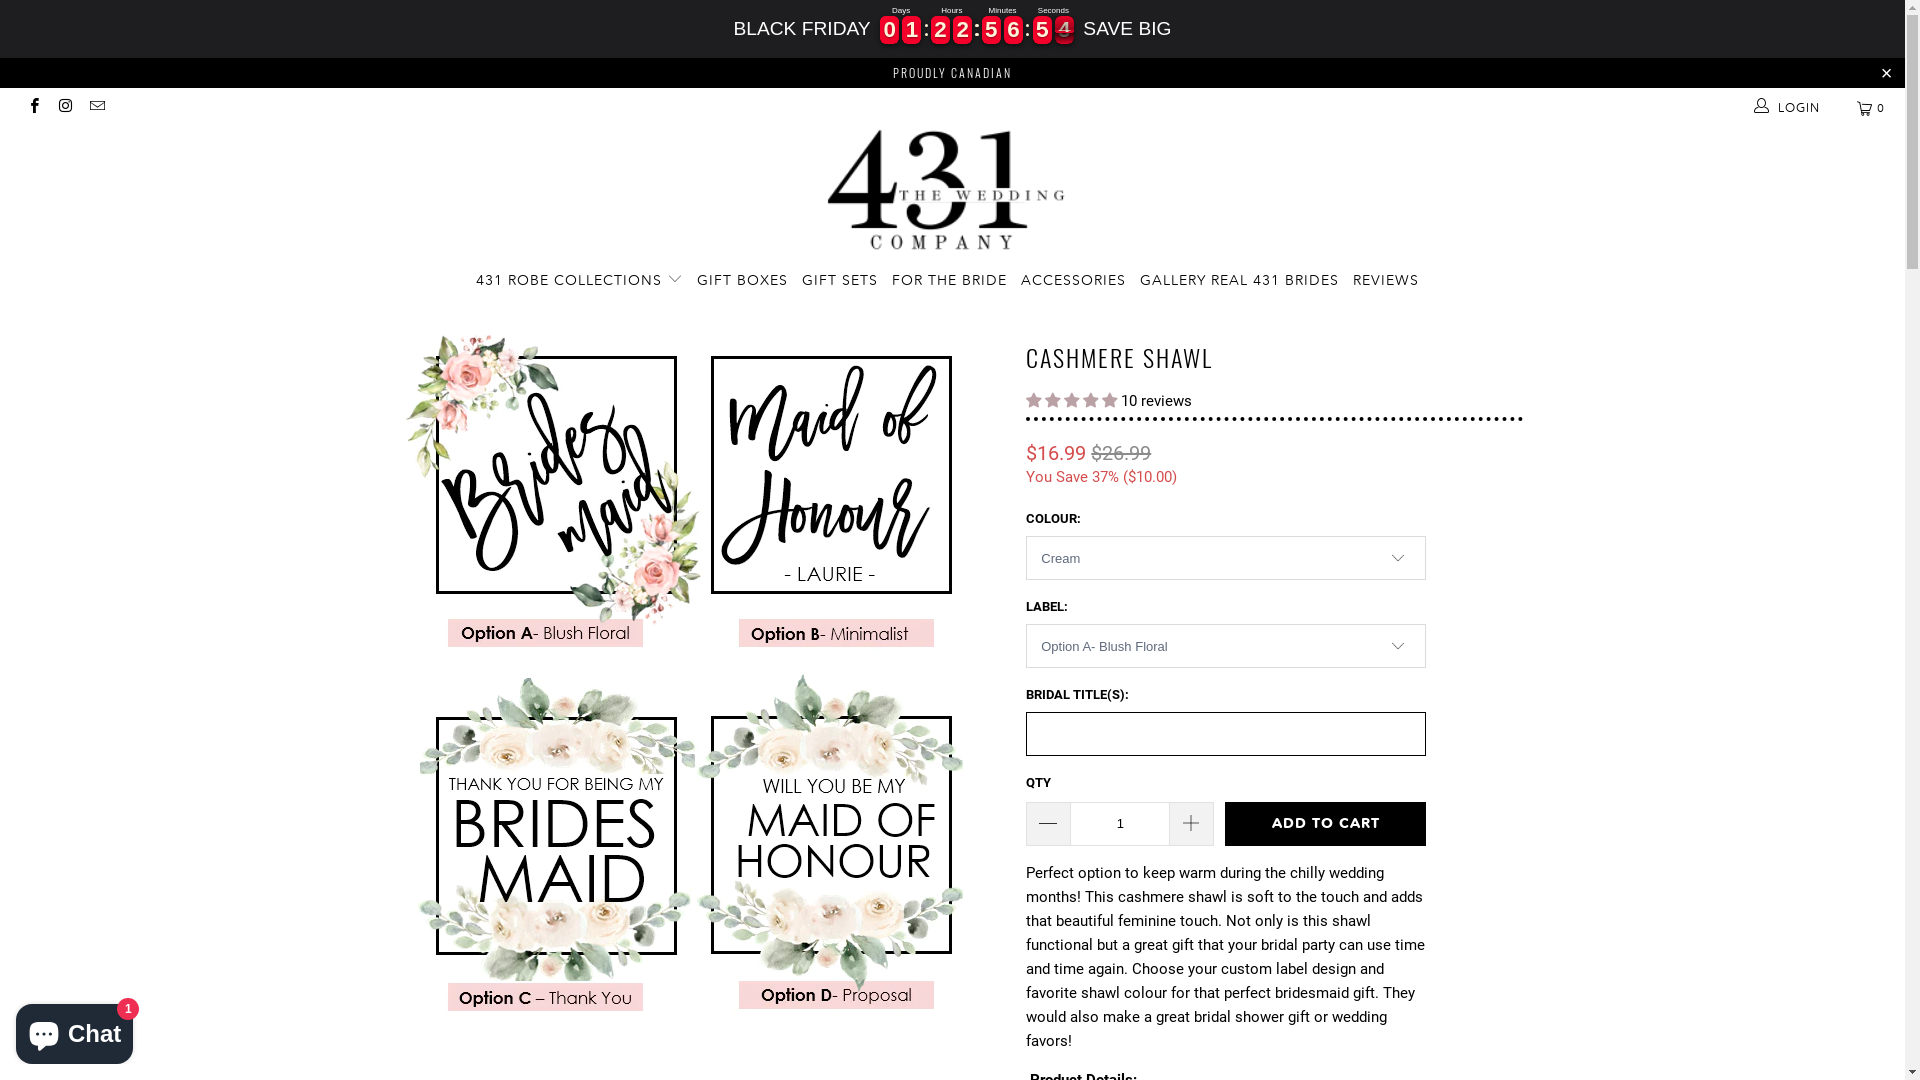 This screenshot has width=1920, height=1080. Describe the element at coordinates (33, 108) in the screenshot. I see `'431 The Wedding Company on Facebook'` at that location.